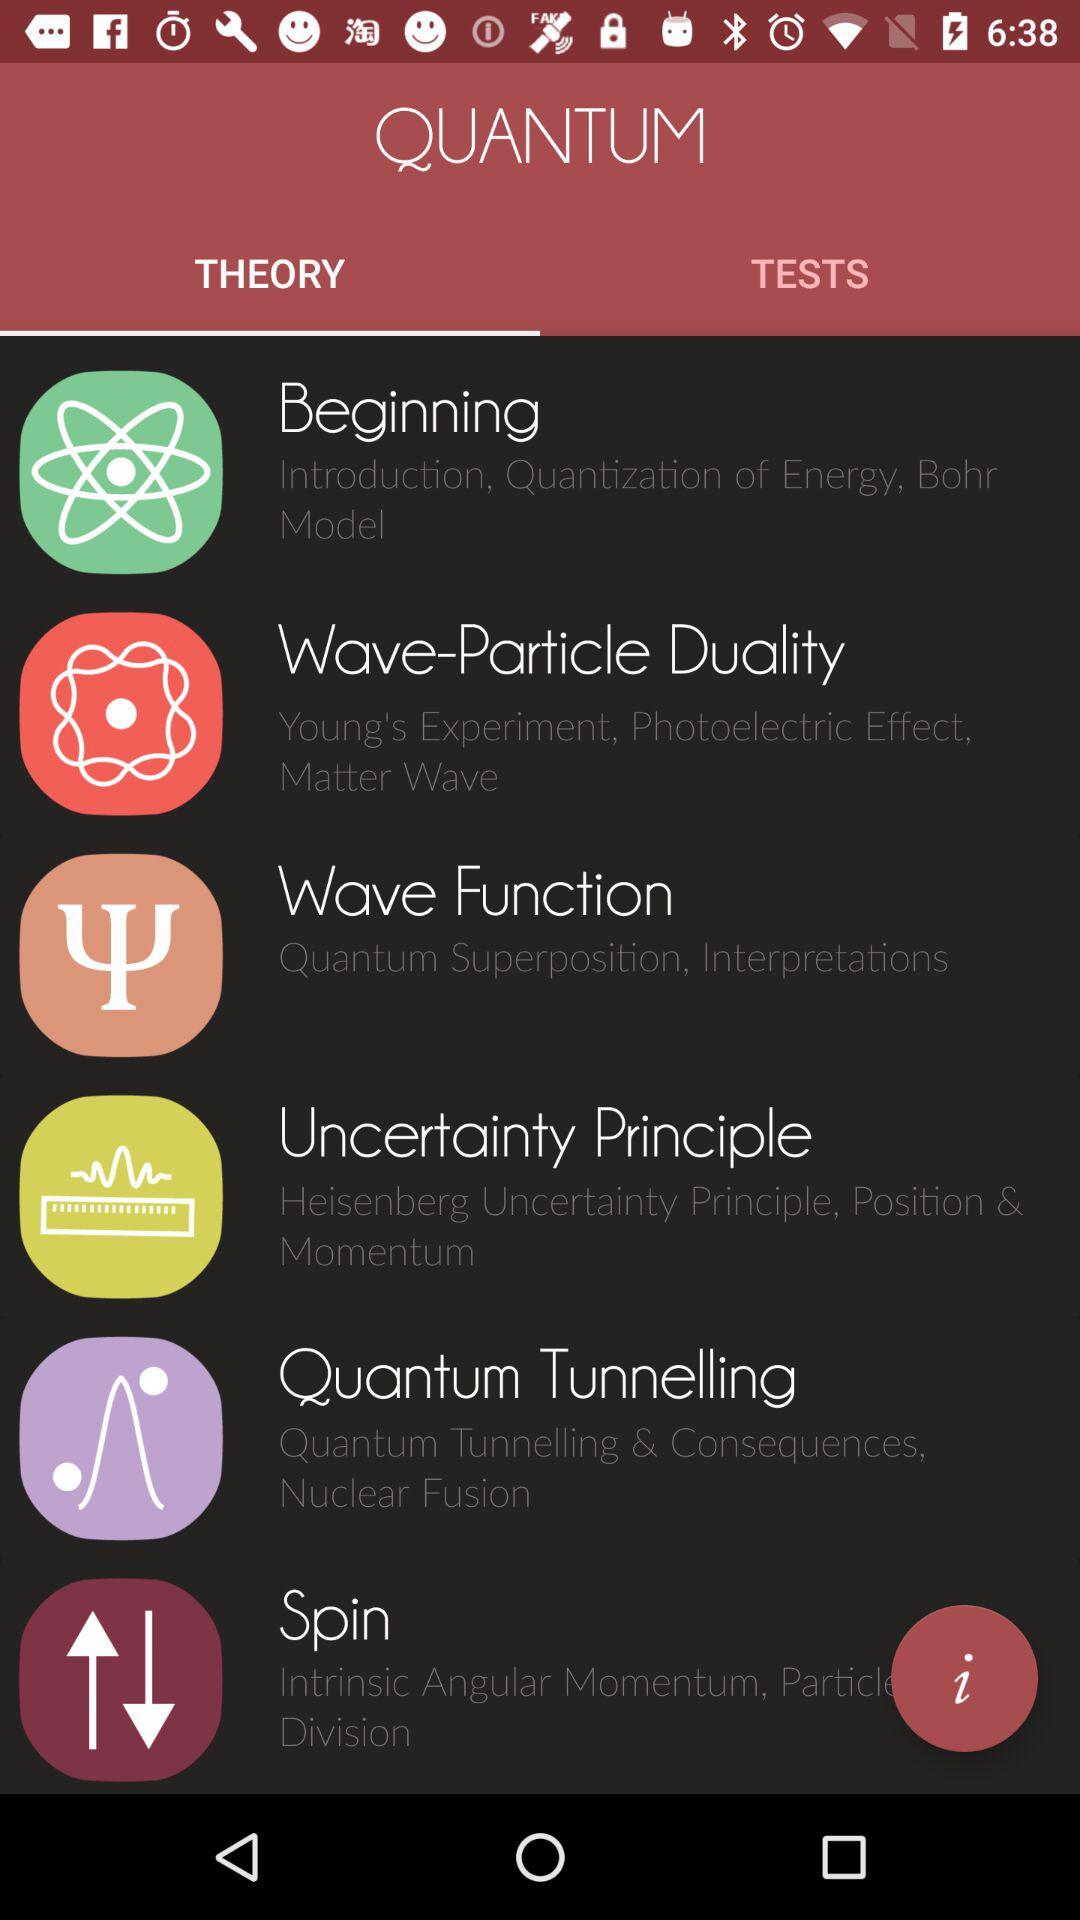 This screenshot has width=1080, height=1920. Describe the element at coordinates (120, 1437) in the screenshot. I see `get information on quantum tunnelling` at that location.